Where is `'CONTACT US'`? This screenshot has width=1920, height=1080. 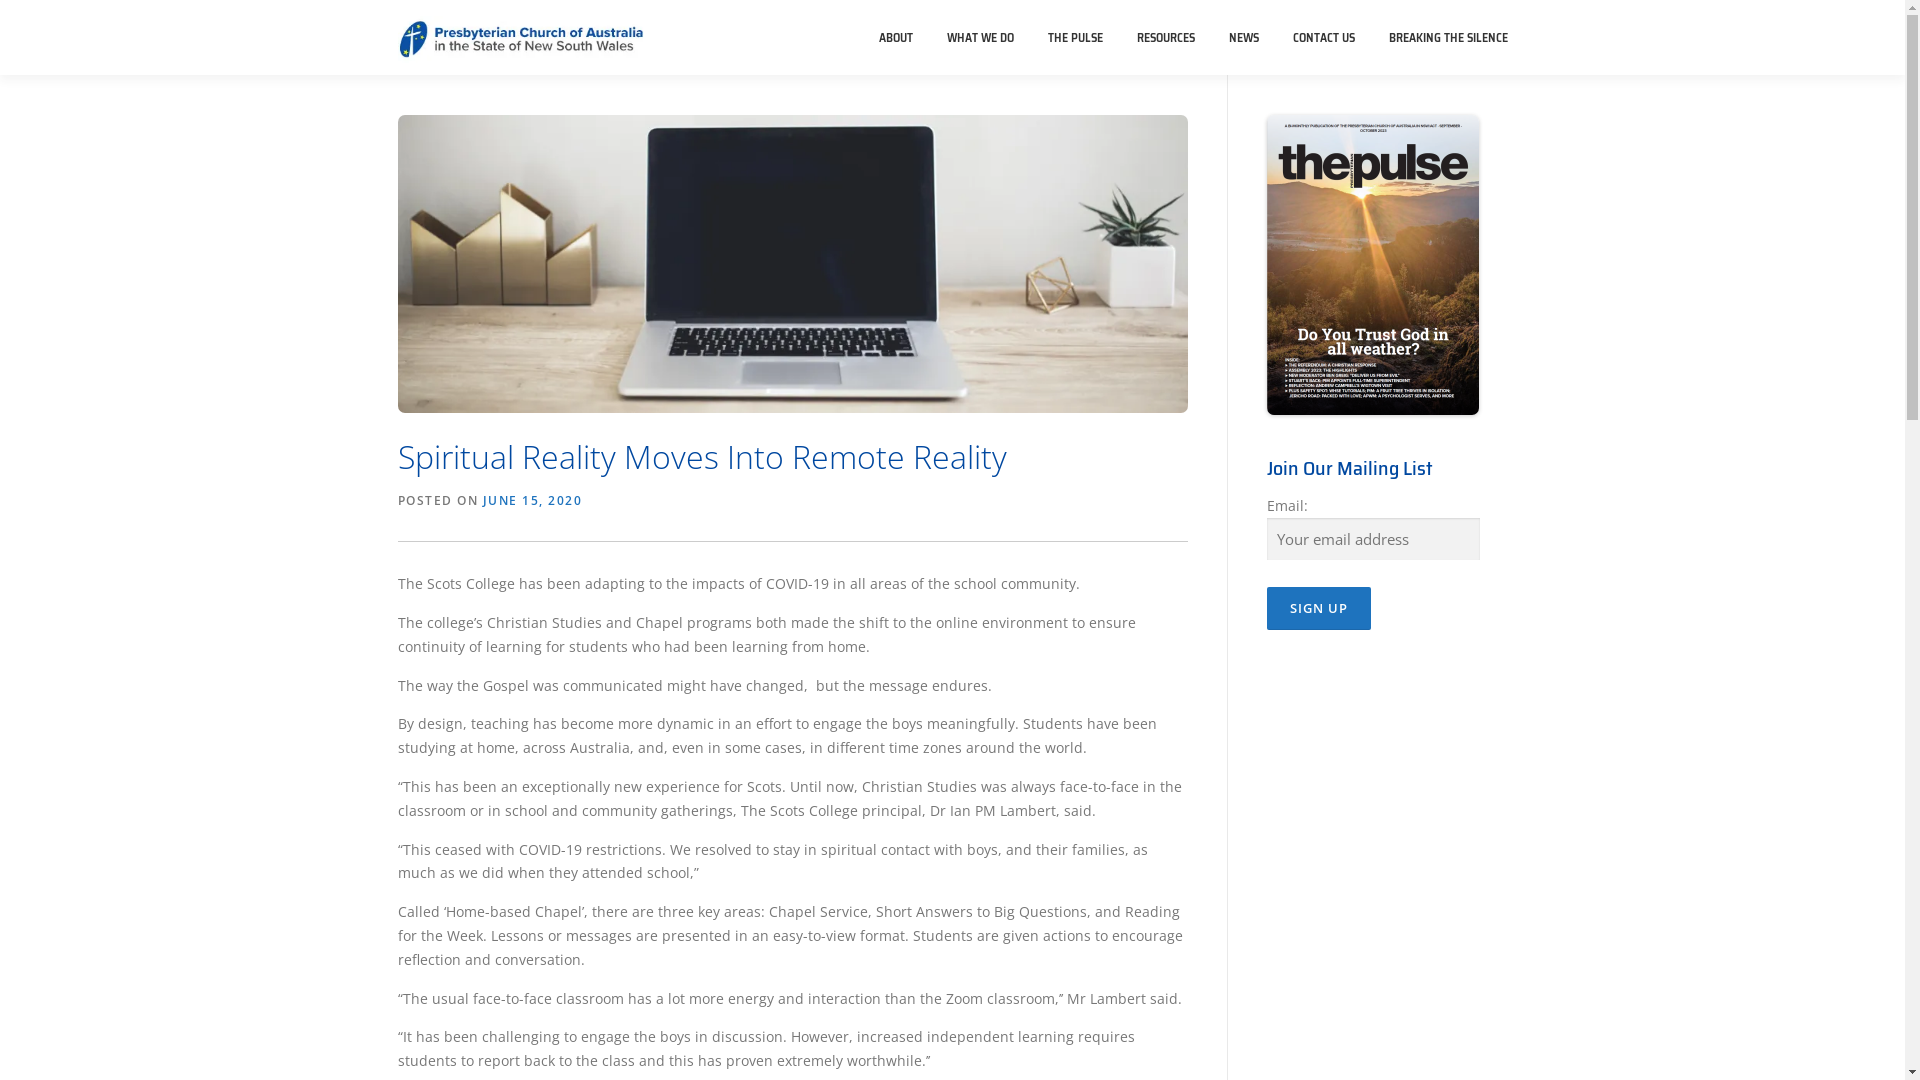 'CONTACT US' is located at coordinates (1324, 37).